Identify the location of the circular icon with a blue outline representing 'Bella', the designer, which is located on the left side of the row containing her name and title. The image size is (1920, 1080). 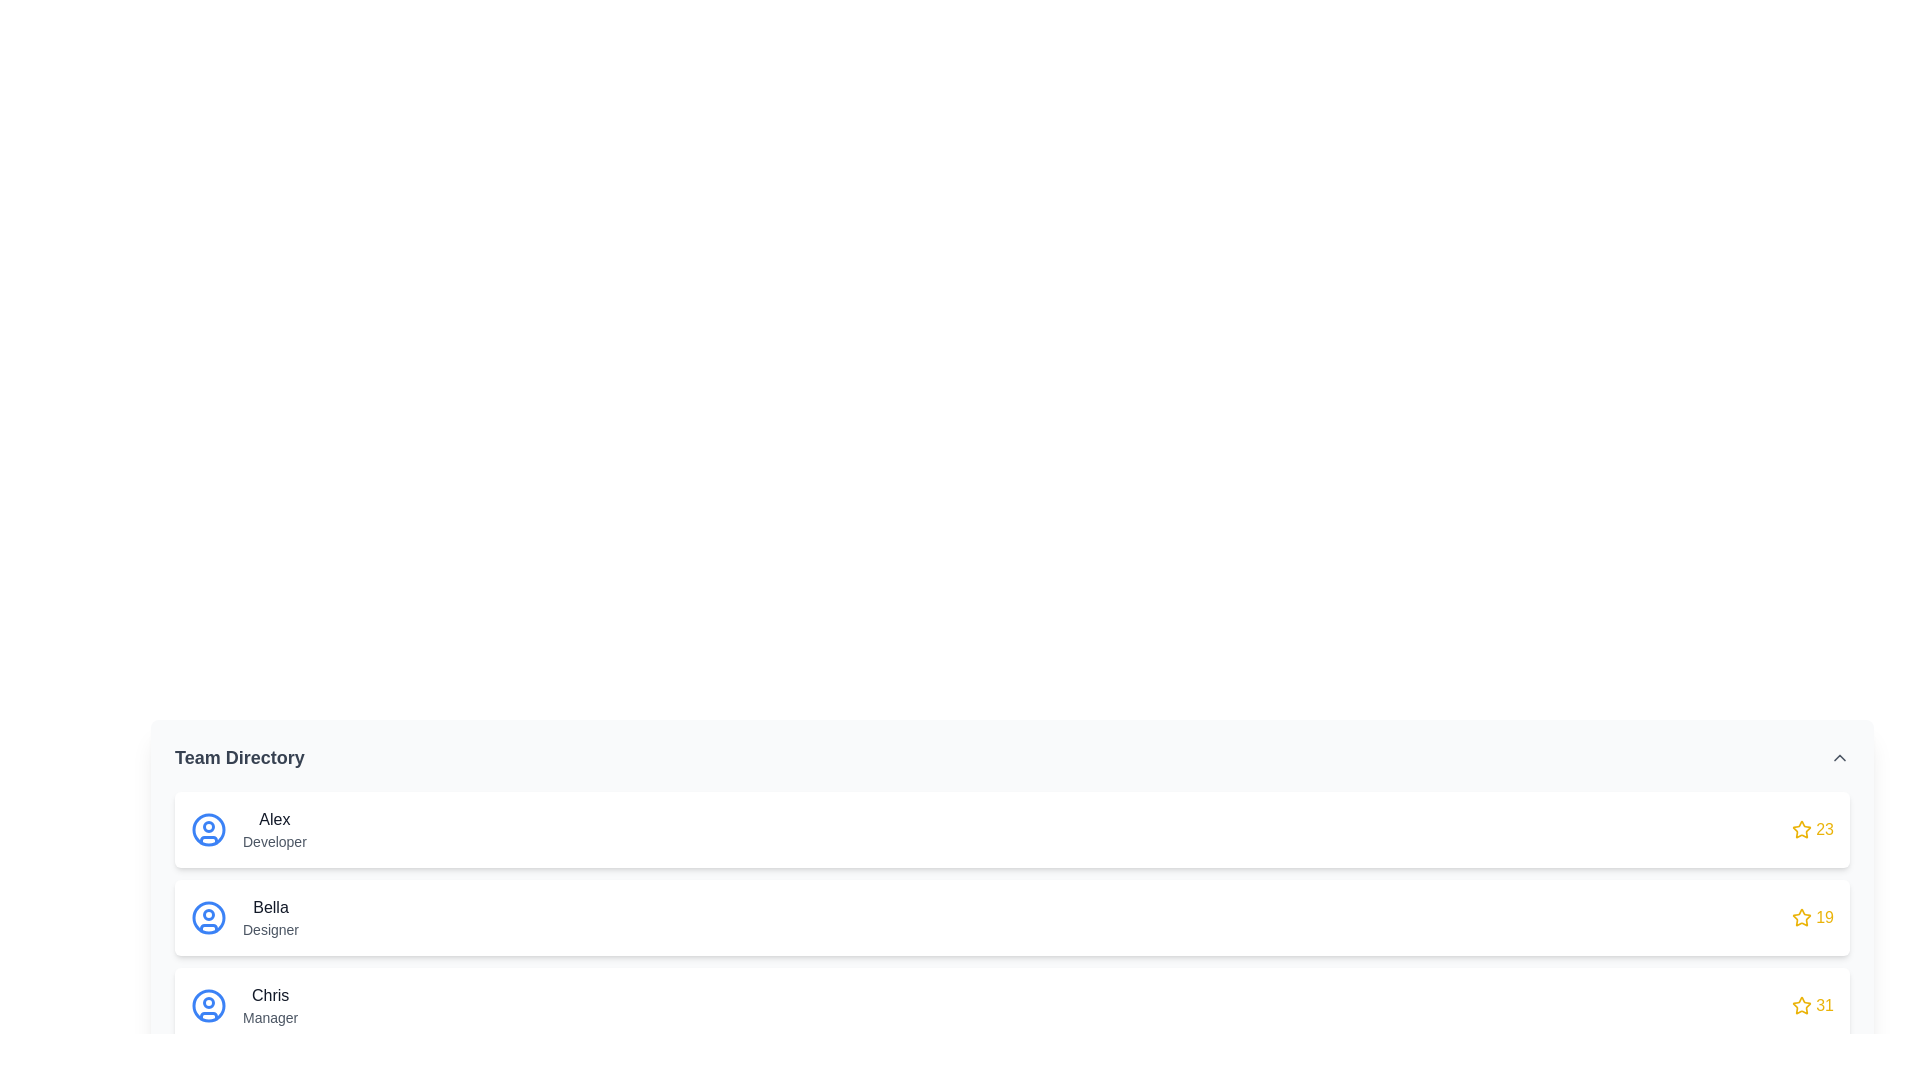
(209, 918).